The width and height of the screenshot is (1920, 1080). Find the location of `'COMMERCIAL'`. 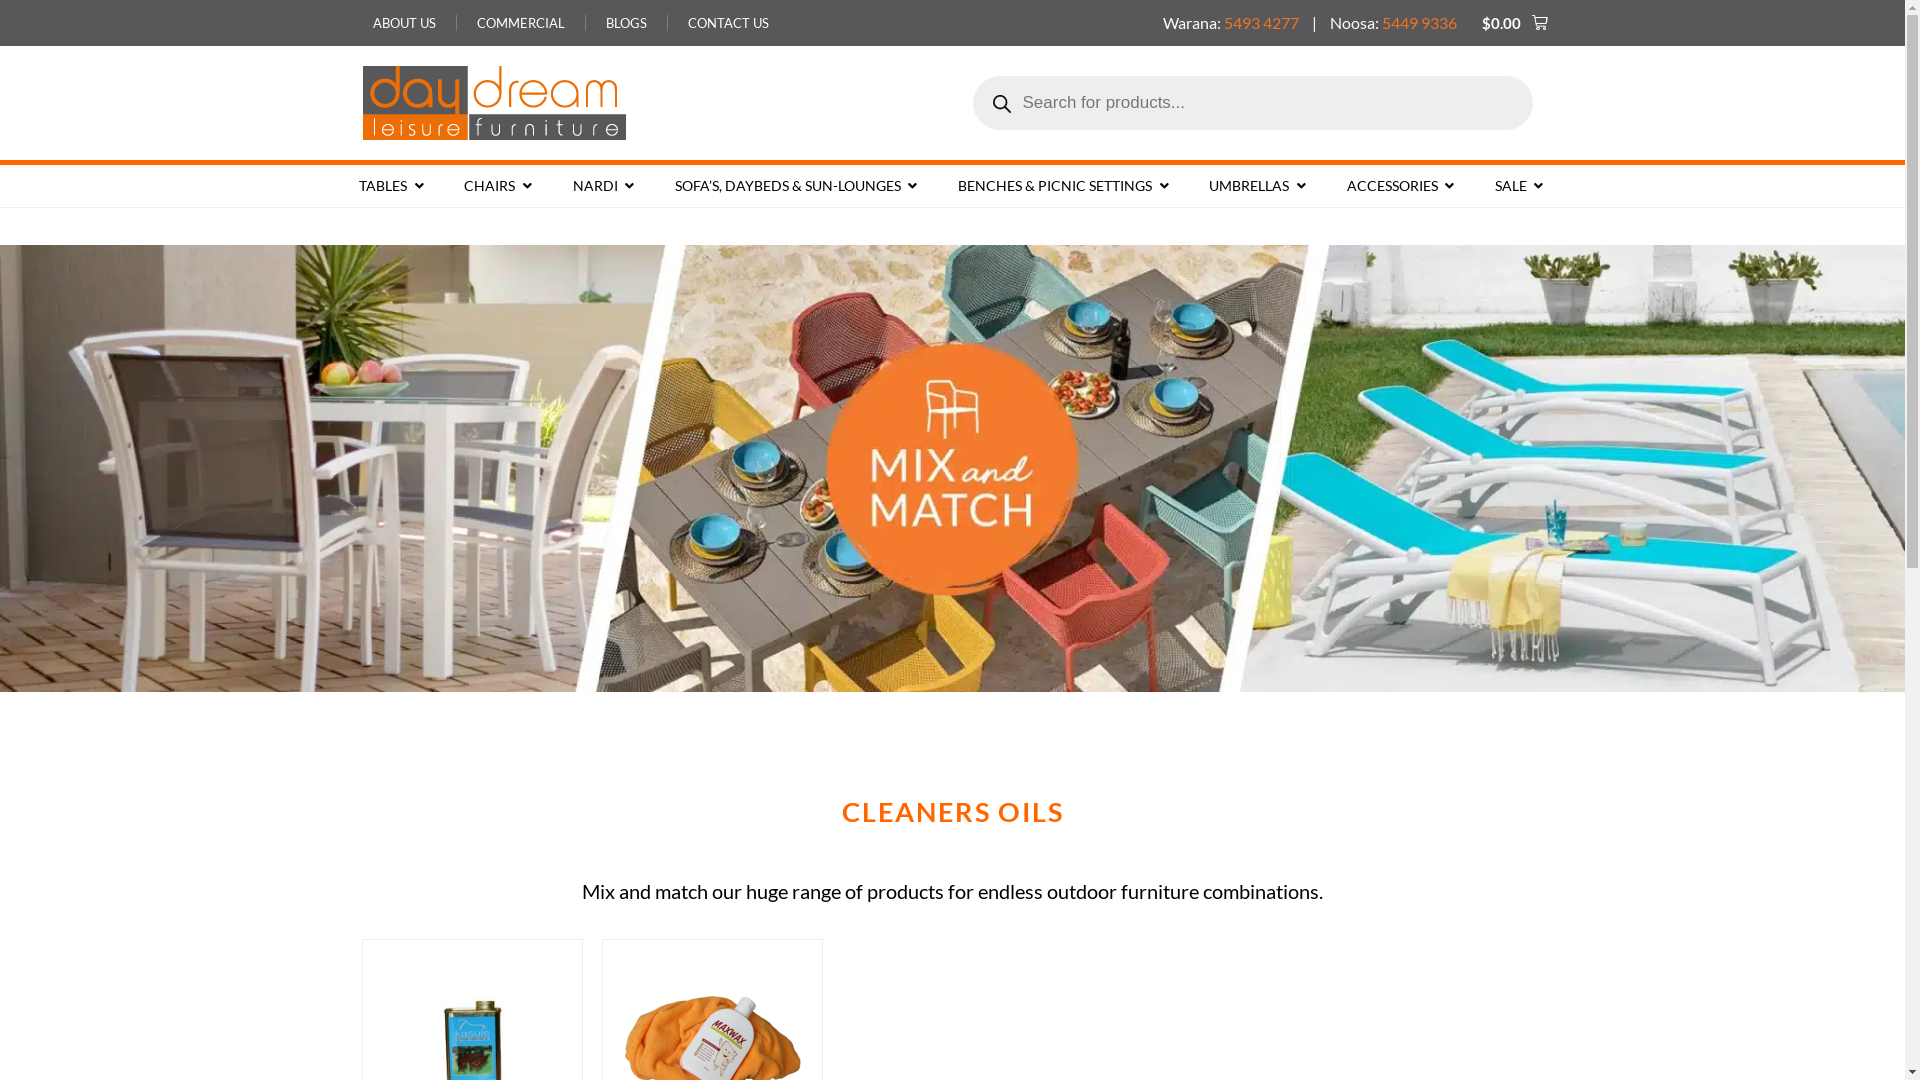

'COMMERCIAL' is located at coordinates (519, 23).